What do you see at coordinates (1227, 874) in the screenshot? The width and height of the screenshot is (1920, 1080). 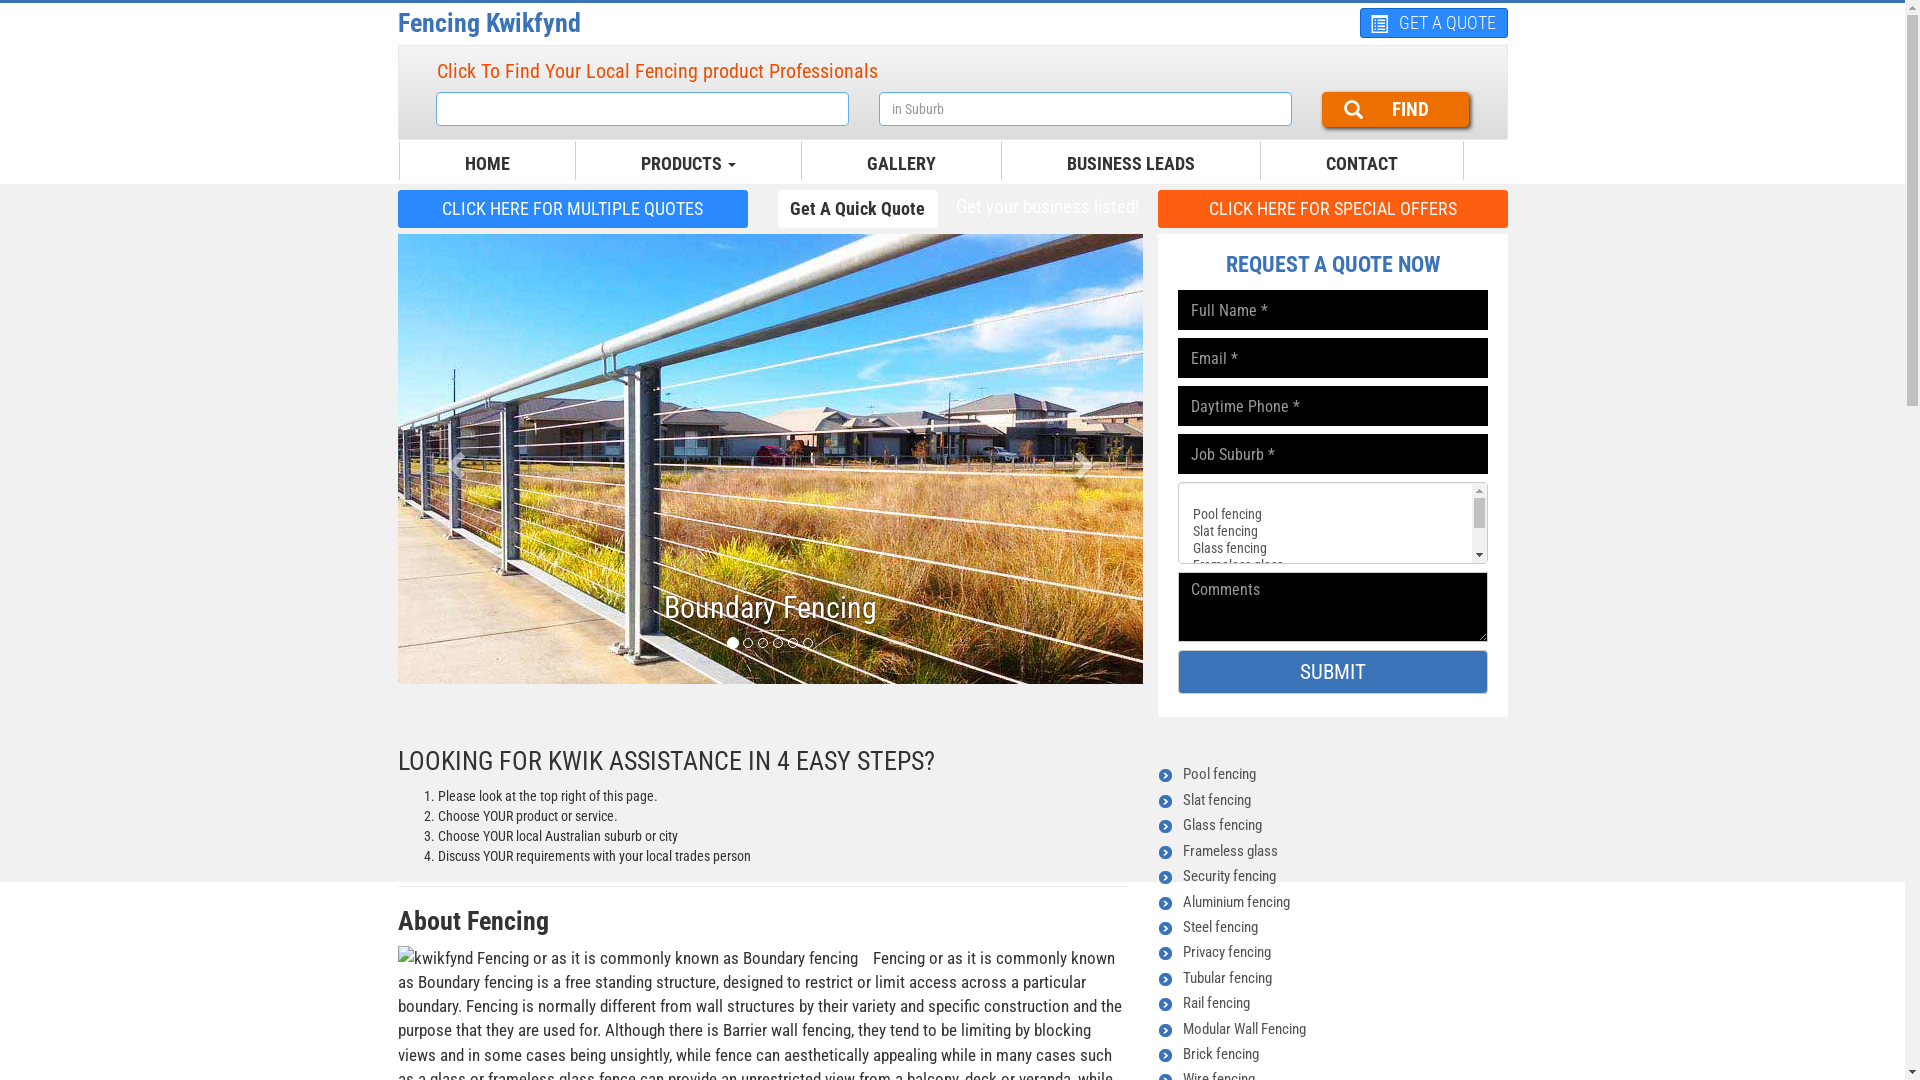 I see `'Security fencing'` at bounding box center [1227, 874].